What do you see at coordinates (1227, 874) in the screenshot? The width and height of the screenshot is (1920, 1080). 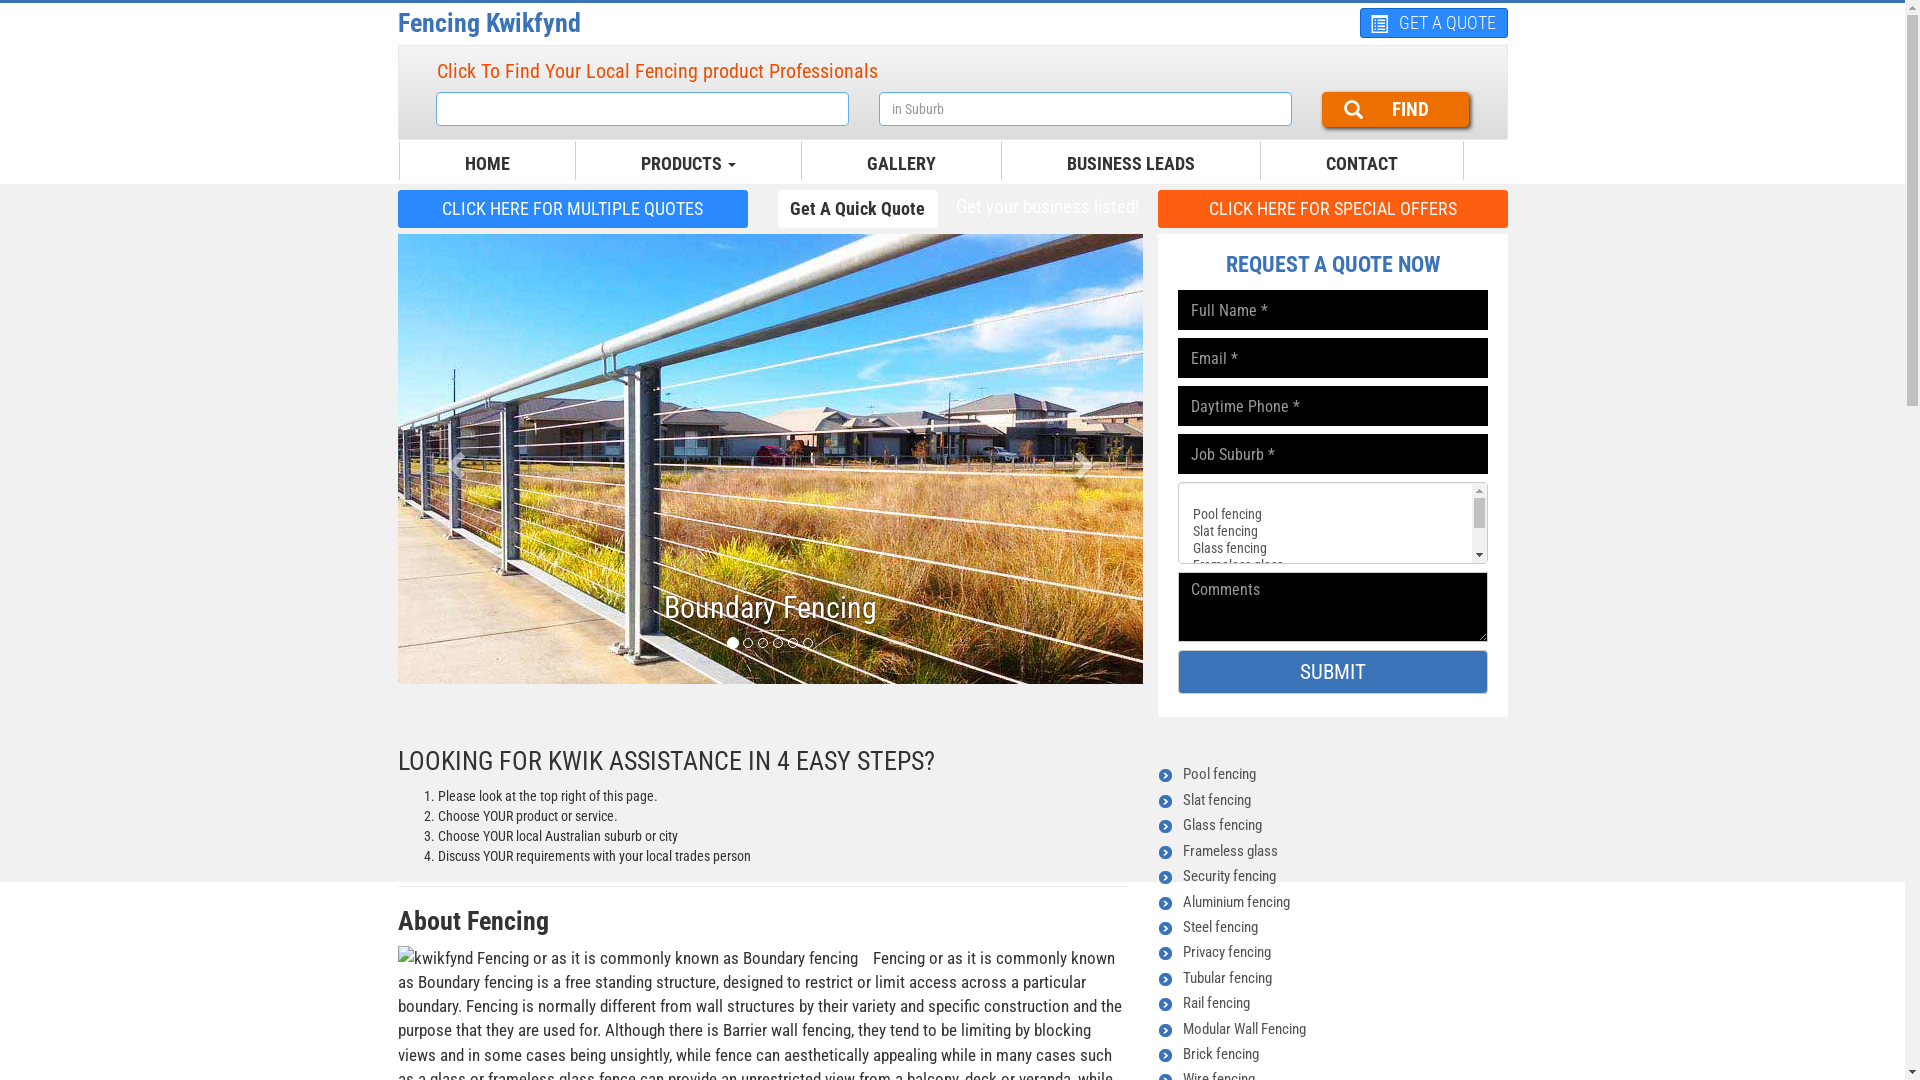 I see `'Security fencing'` at bounding box center [1227, 874].